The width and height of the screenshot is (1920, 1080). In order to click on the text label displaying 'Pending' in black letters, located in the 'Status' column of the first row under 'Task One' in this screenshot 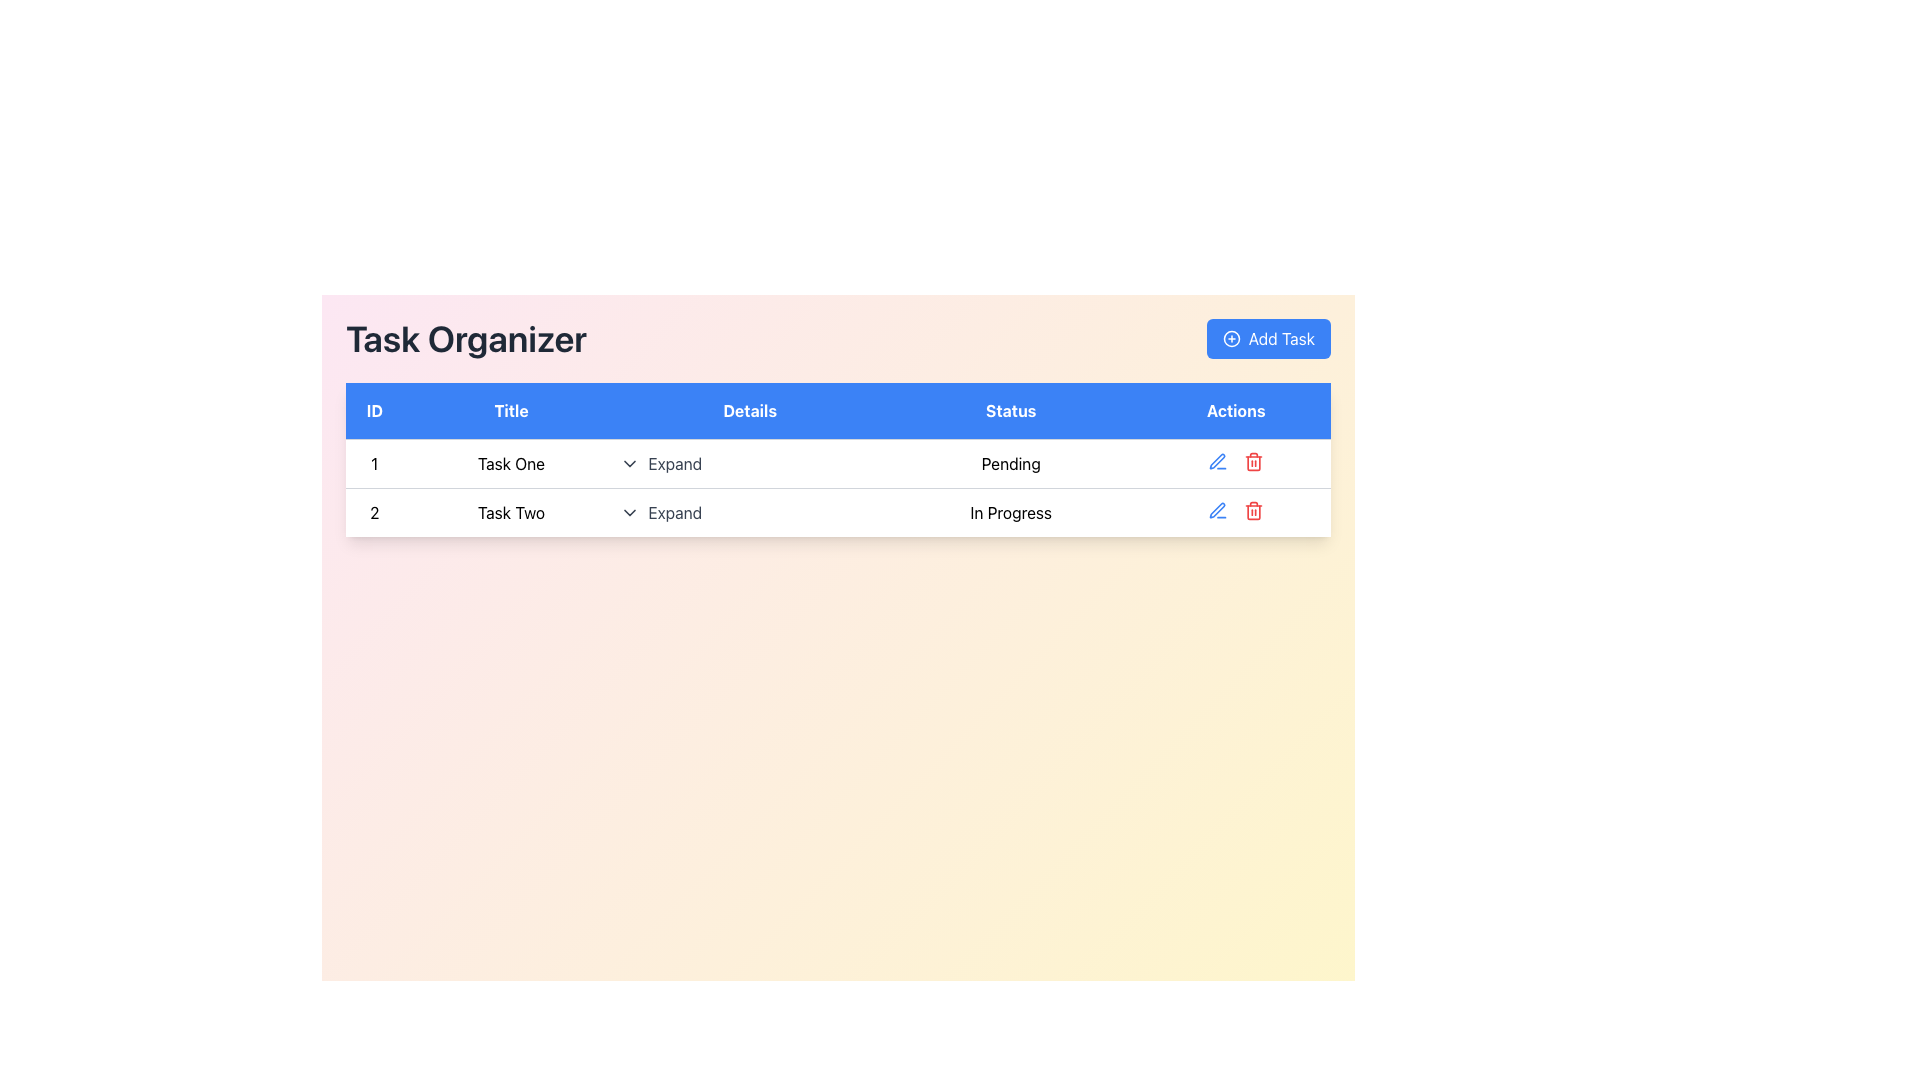, I will do `click(1011, 463)`.